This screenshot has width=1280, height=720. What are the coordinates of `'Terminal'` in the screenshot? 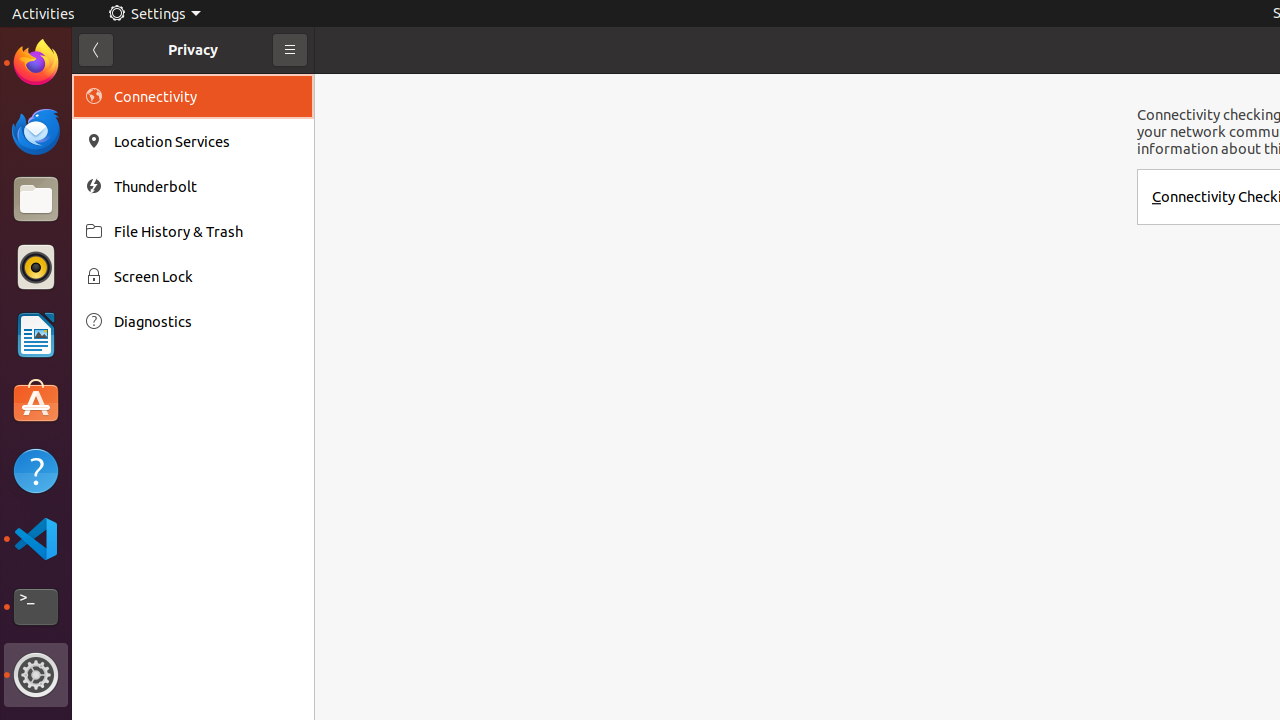 It's located at (35, 606).